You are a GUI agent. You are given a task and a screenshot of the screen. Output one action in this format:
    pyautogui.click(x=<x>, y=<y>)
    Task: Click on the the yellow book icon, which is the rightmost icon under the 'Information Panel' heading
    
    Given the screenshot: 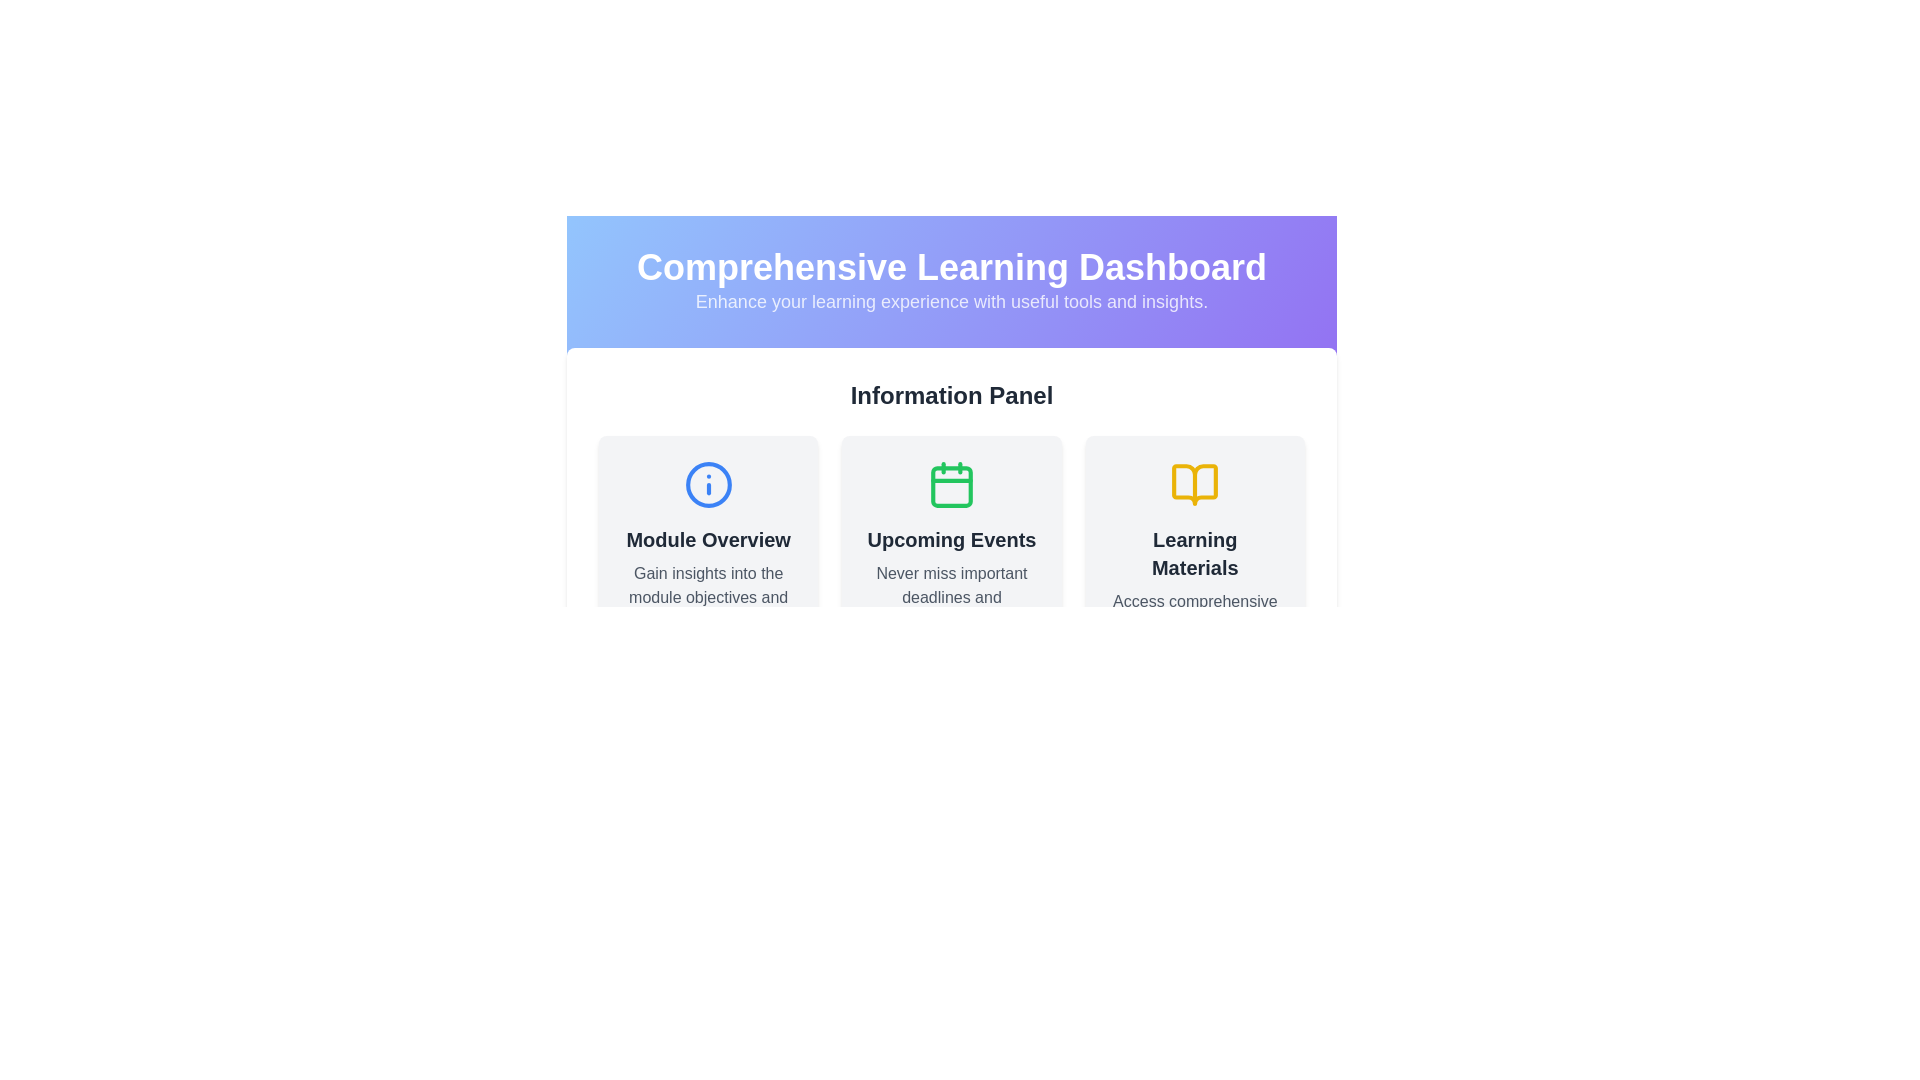 What is the action you would take?
    pyautogui.click(x=1195, y=485)
    